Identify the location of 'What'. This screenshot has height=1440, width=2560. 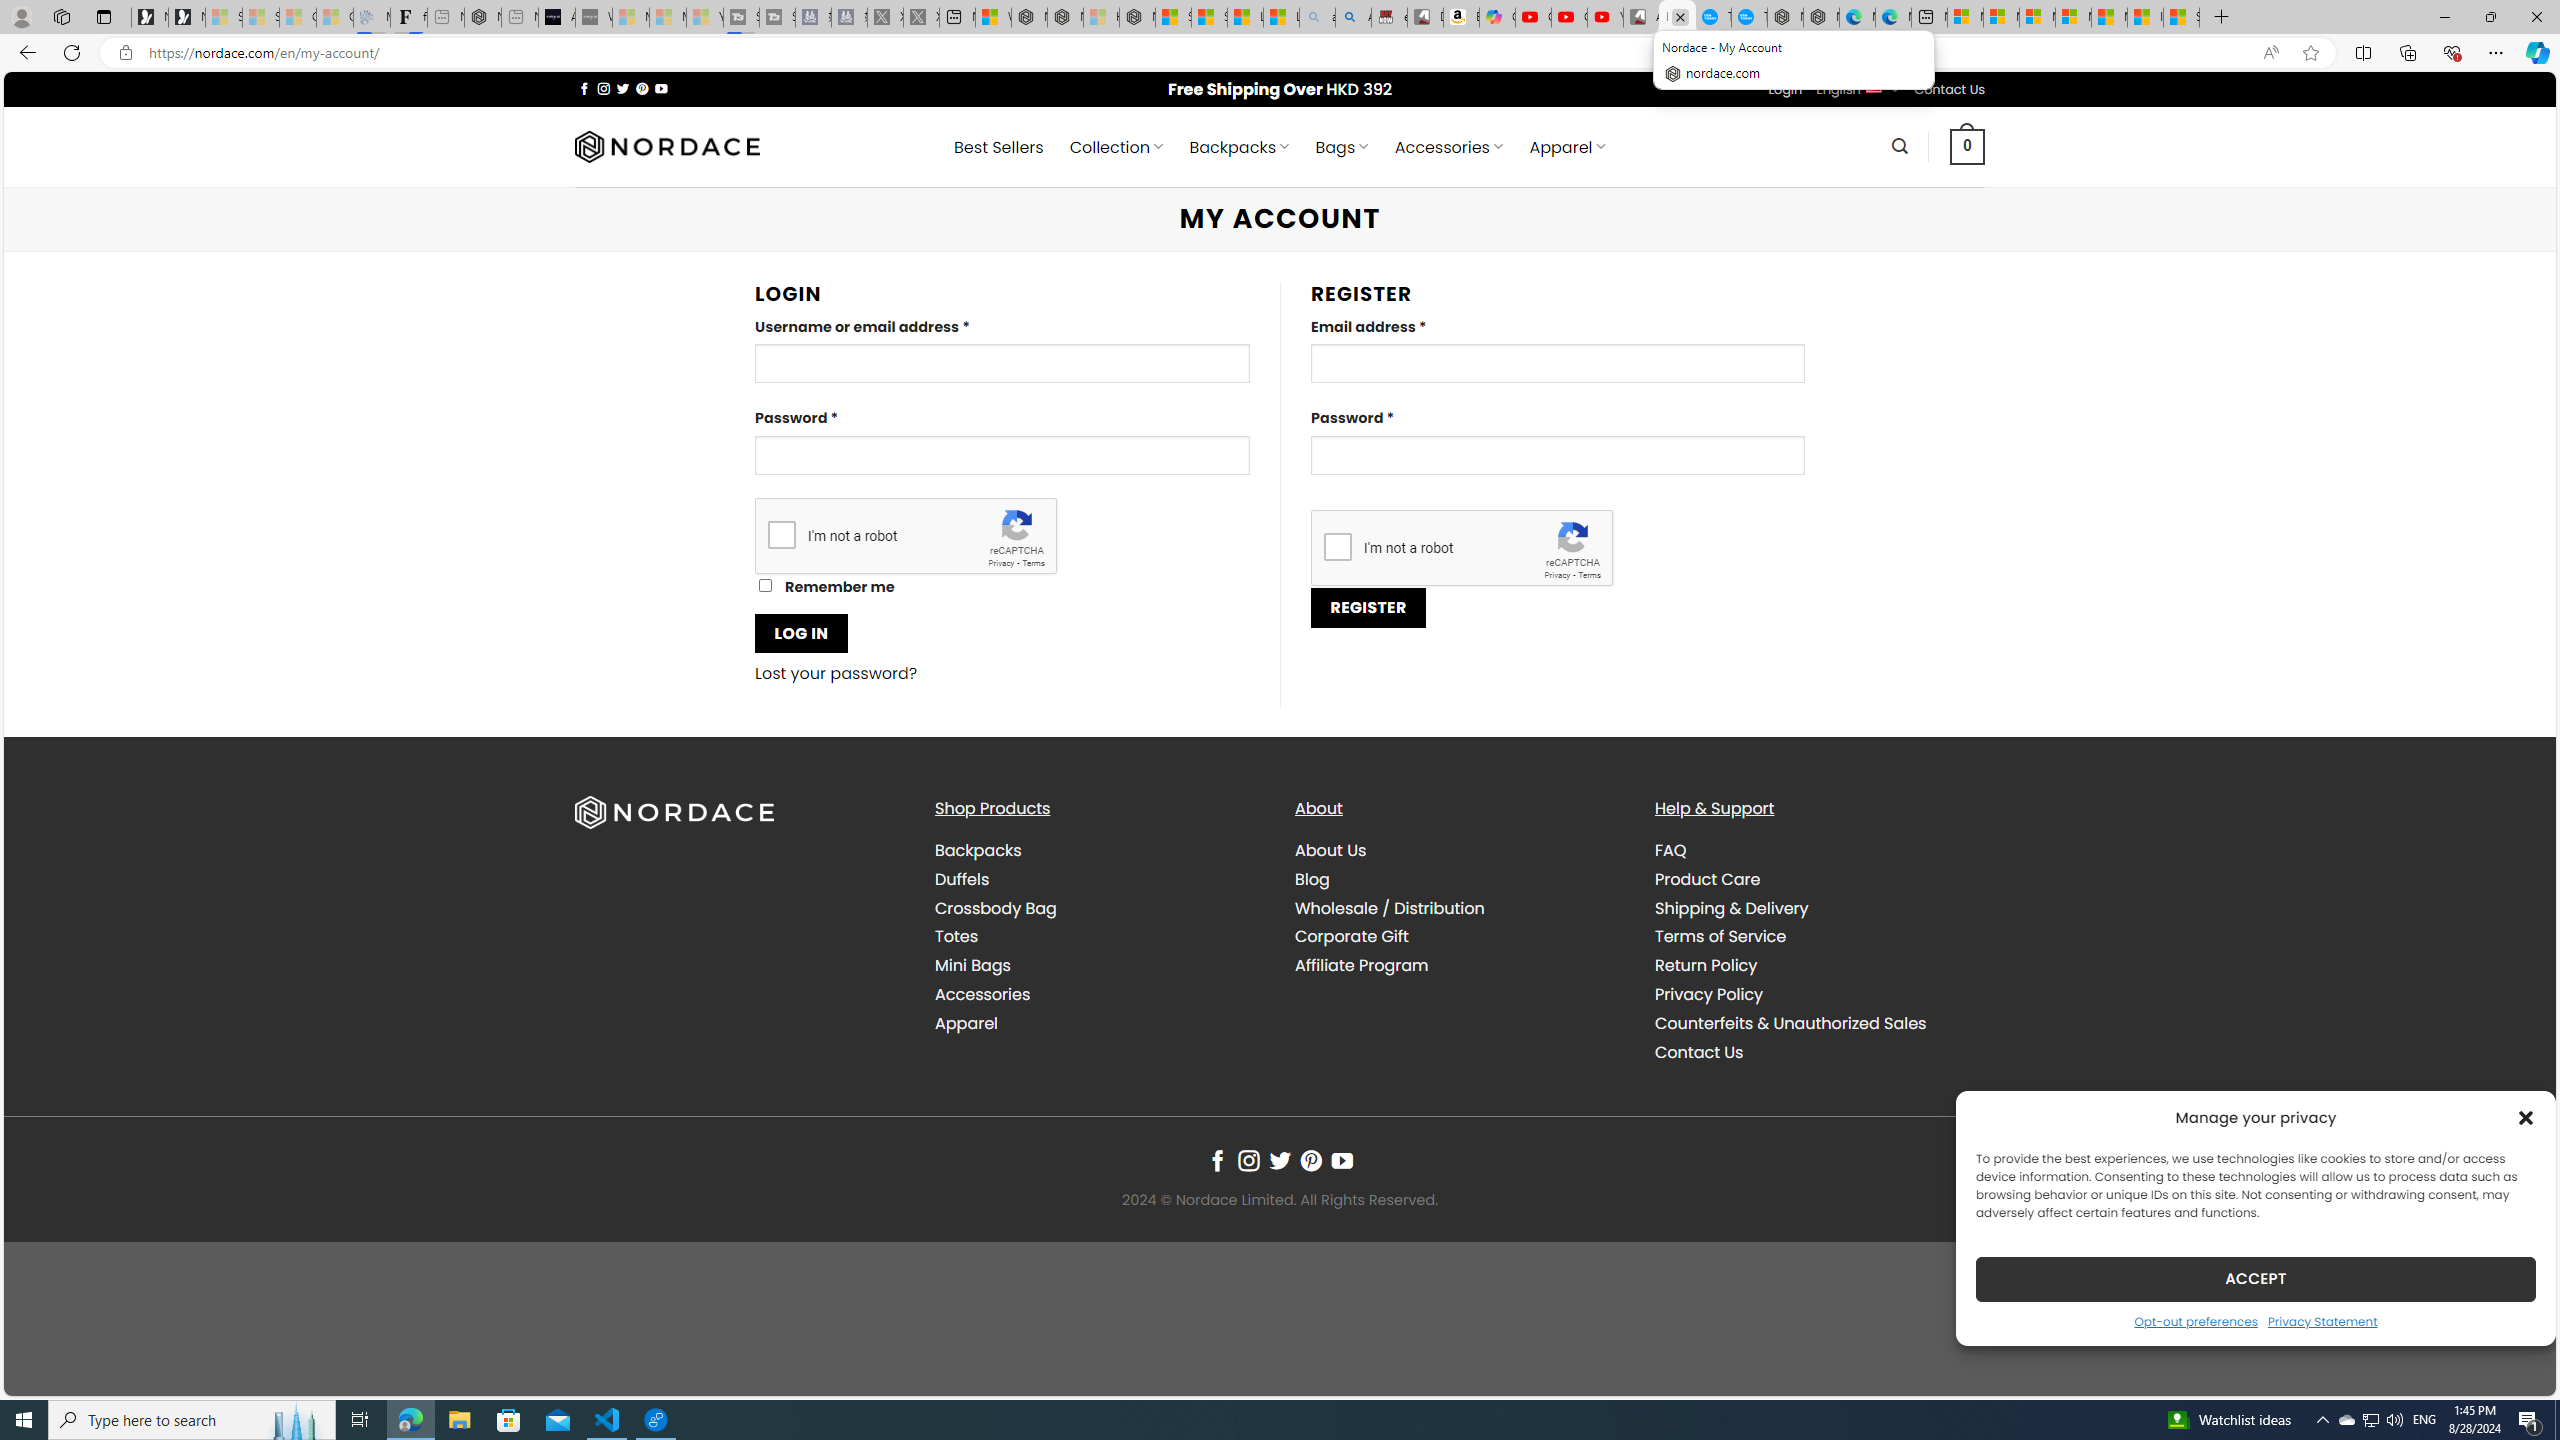
(592, 16).